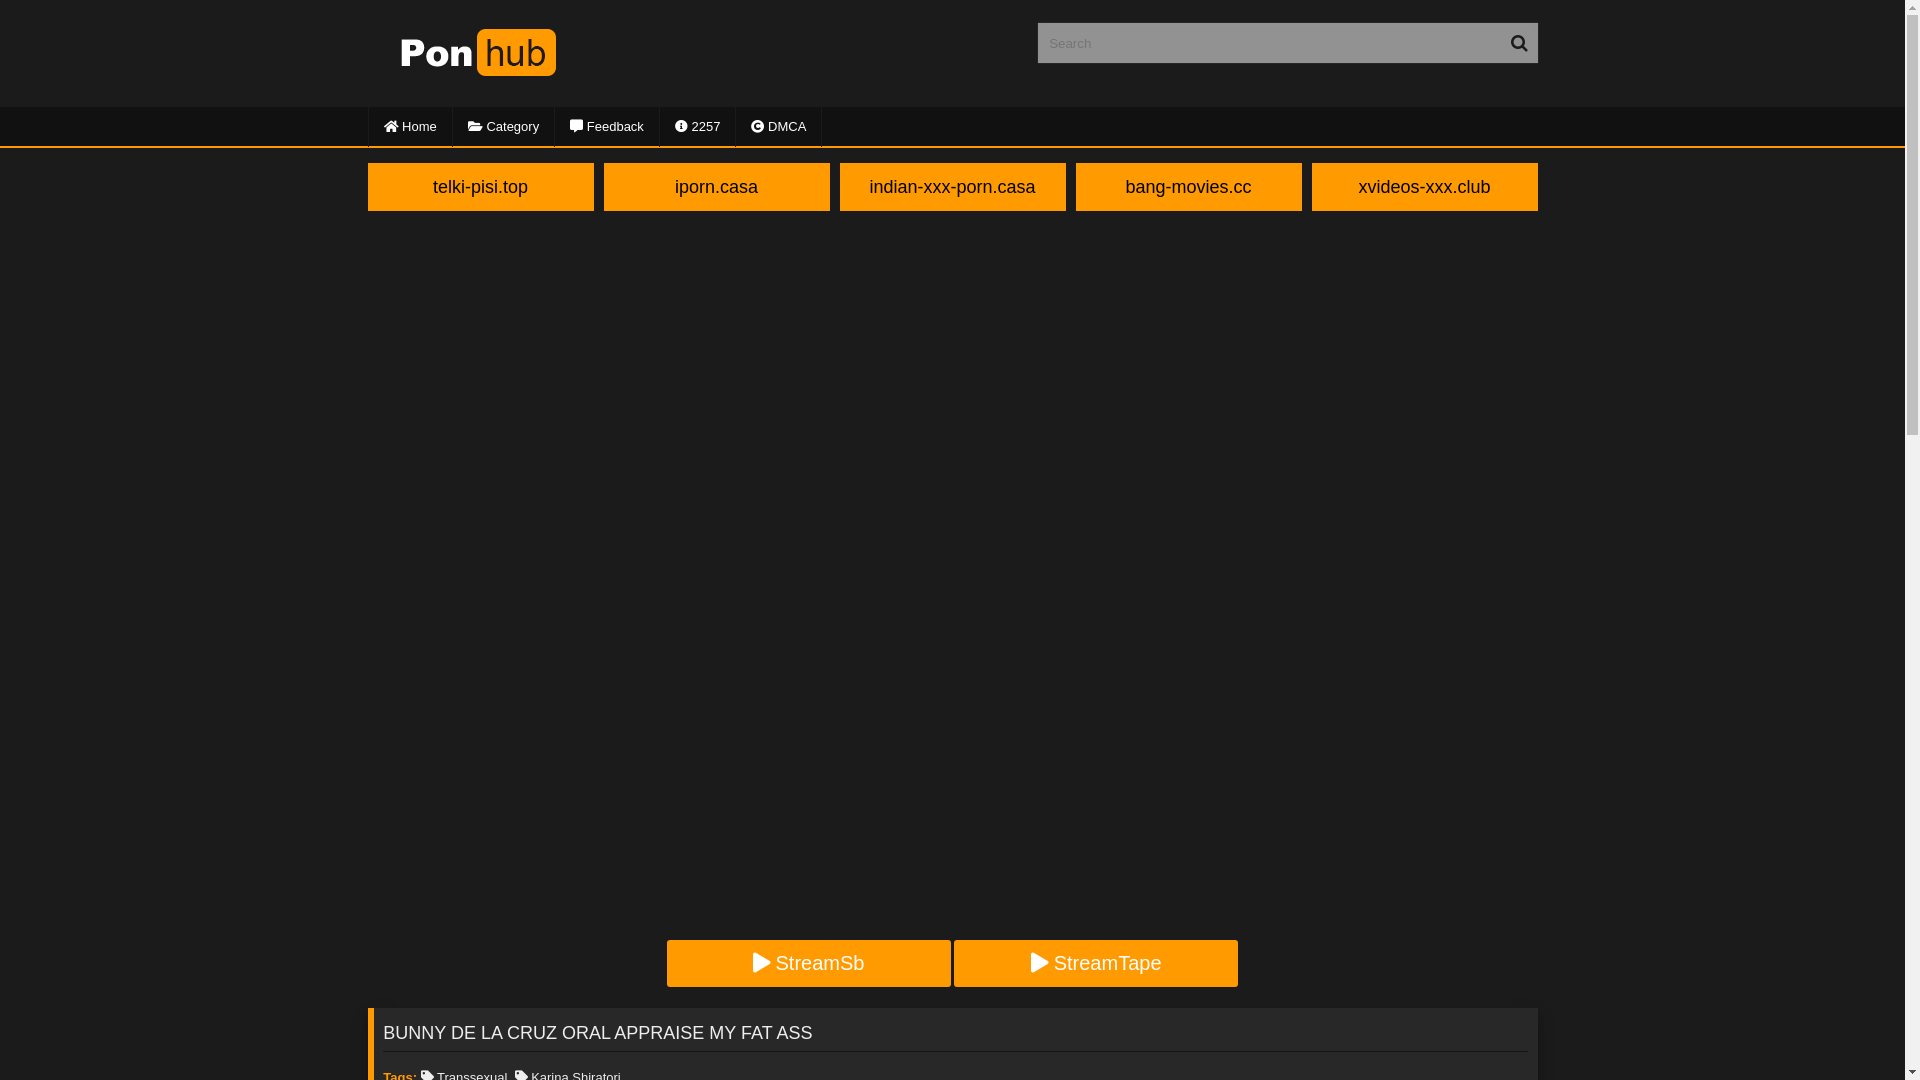  Describe the element at coordinates (952, 186) in the screenshot. I see `'indian-xxx-porn.casa'` at that location.